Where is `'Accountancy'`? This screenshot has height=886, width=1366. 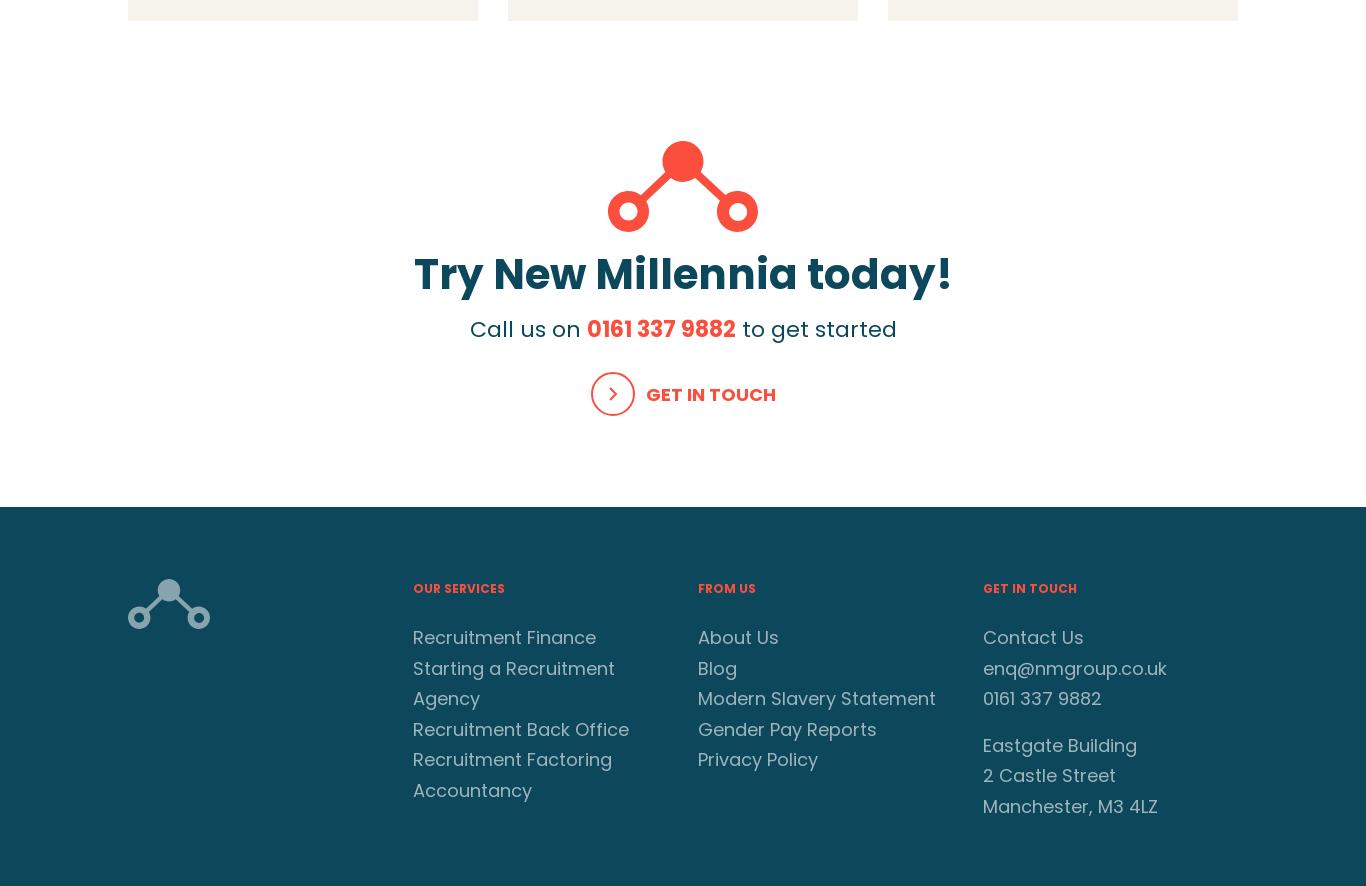
'Accountancy' is located at coordinates (472, 789).